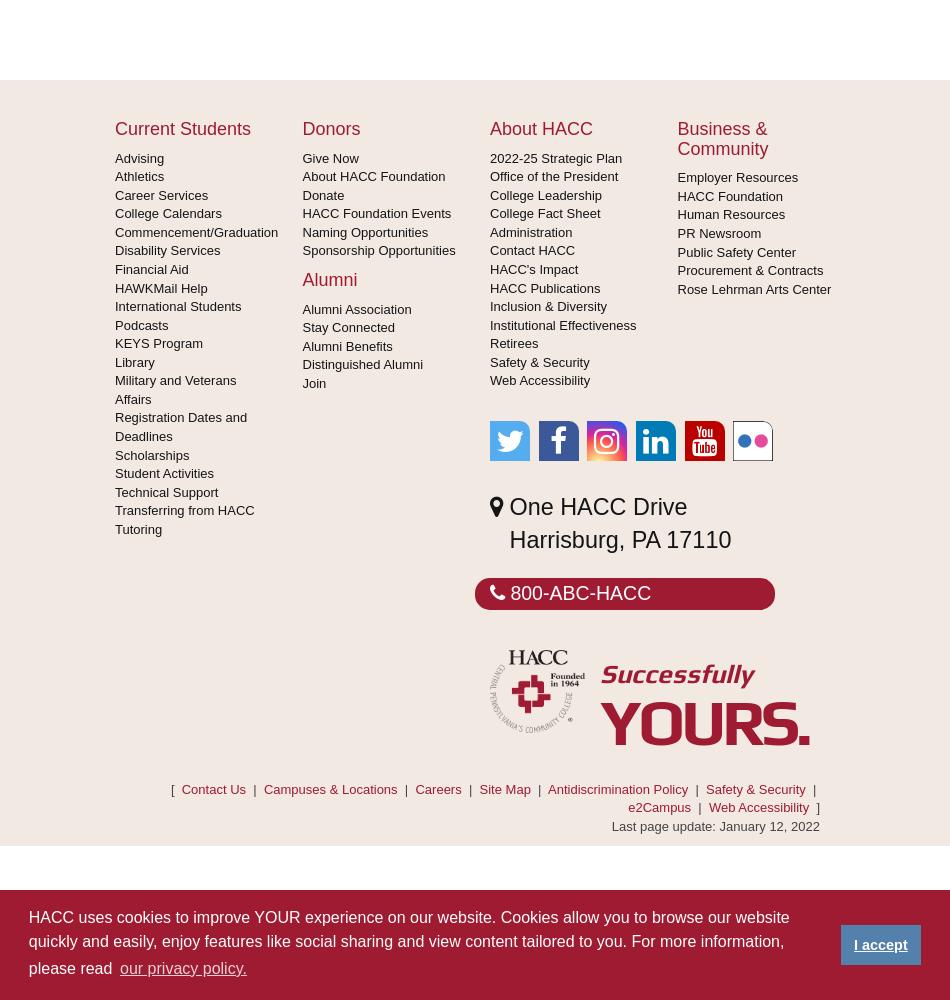 This screenshot has height=1000, width=950. What do you see at coordinates (437, 788) in the screenshot?
I see `'Careers'` at bounding box center [437, 788].